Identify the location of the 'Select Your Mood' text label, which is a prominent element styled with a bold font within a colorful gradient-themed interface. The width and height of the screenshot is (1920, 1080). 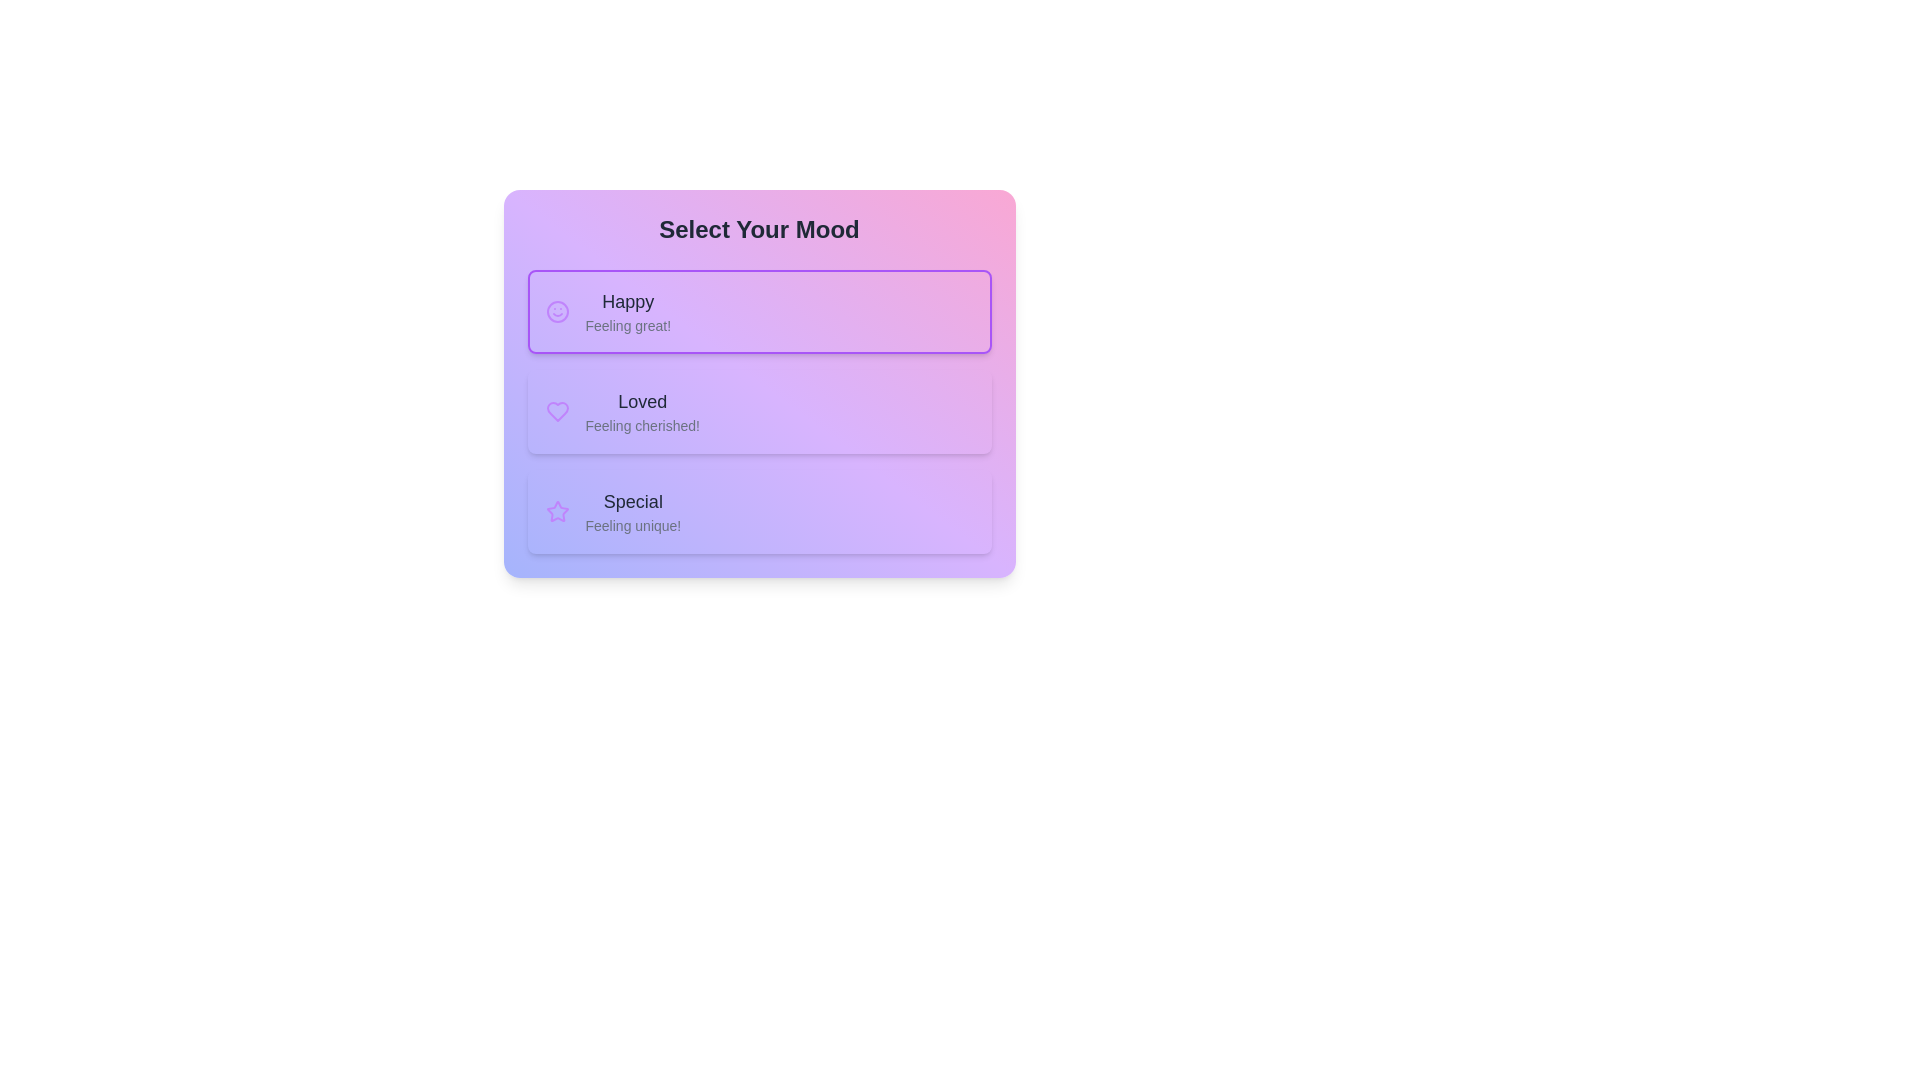
(758, 229).